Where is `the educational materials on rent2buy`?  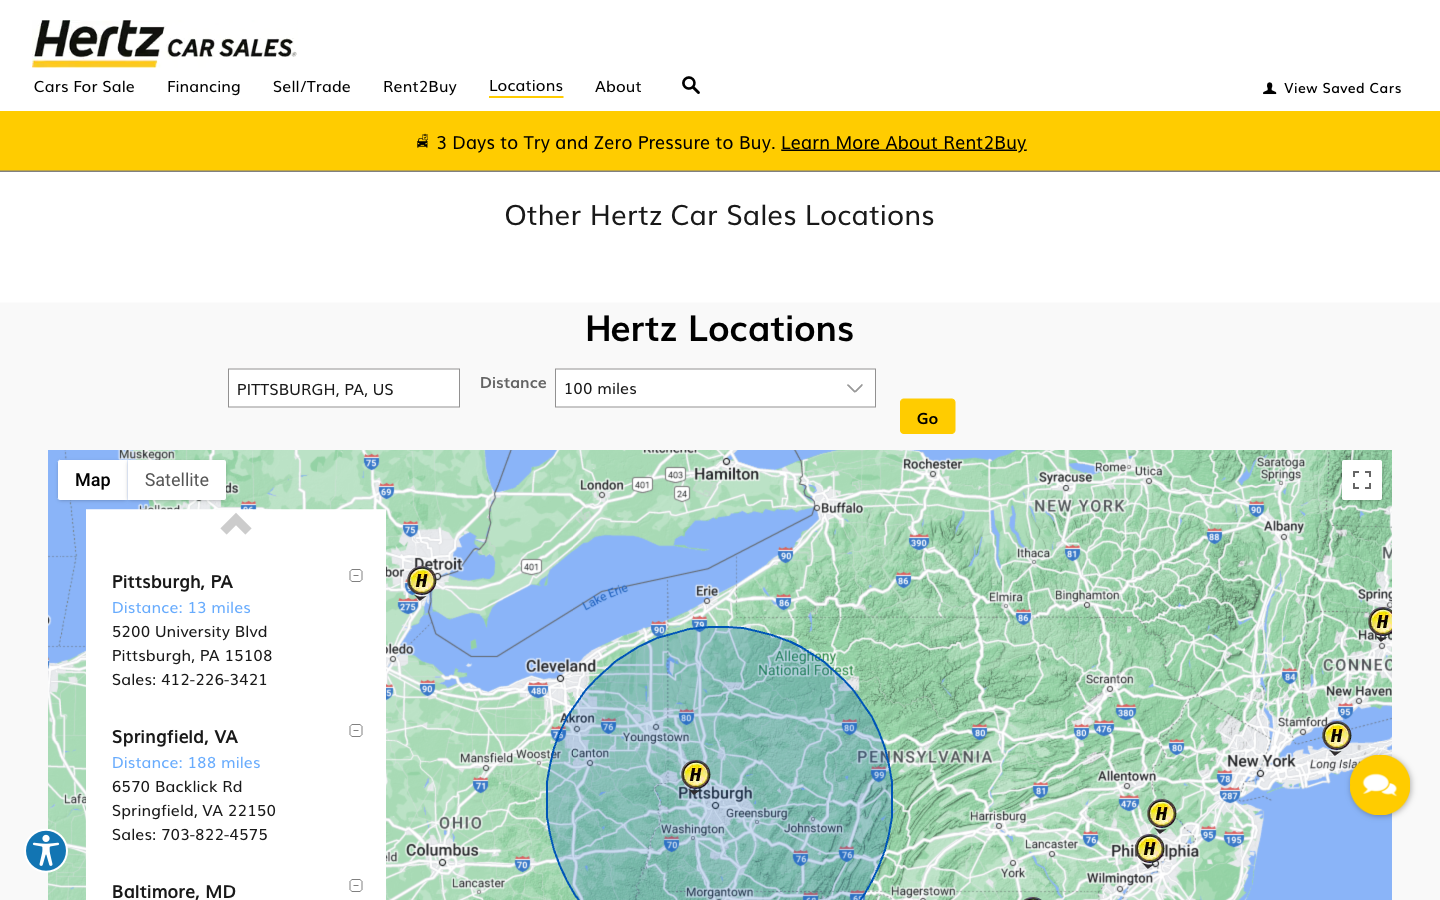 the educational materials on rent2buy is located at coordinates (904, 141).